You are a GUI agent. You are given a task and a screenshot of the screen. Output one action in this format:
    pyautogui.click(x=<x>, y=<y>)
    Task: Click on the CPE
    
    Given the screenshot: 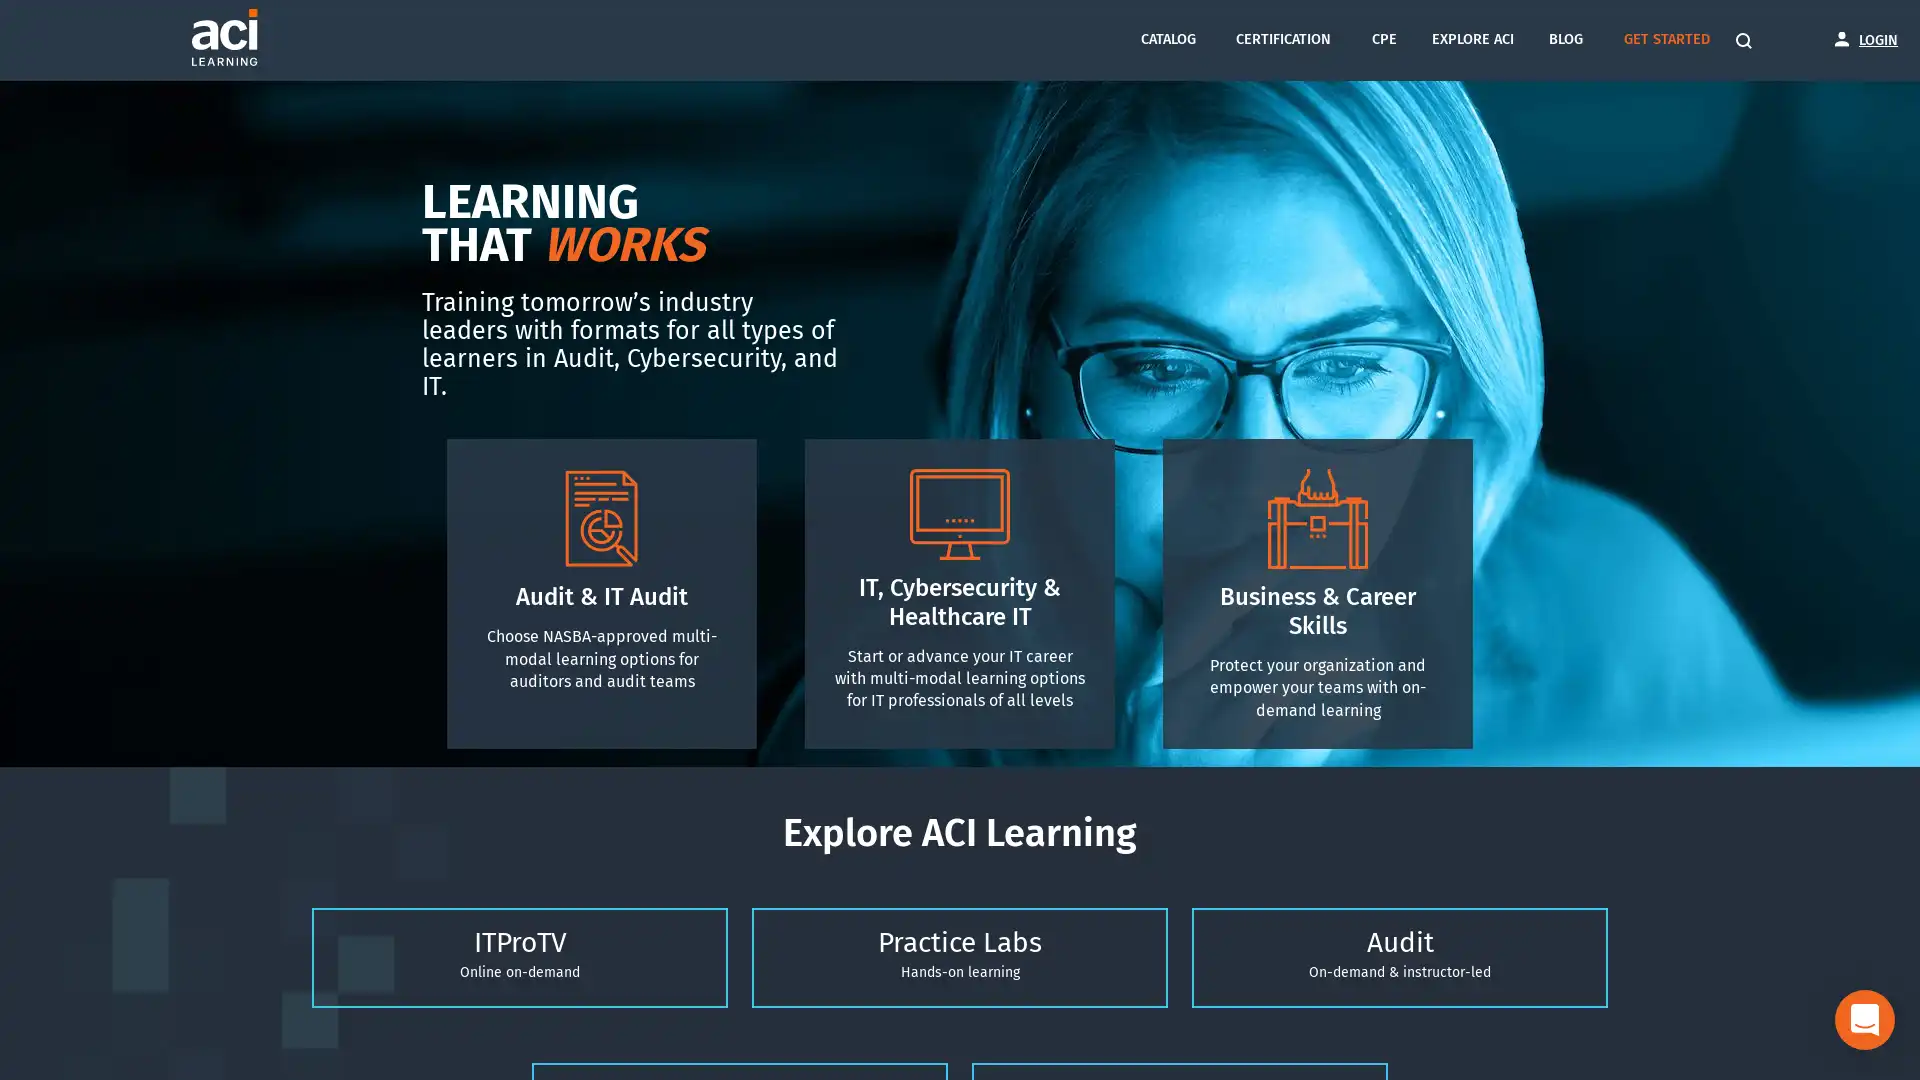 What is the action you would take?
    pyautogui.click(x=1383, y=39)
    